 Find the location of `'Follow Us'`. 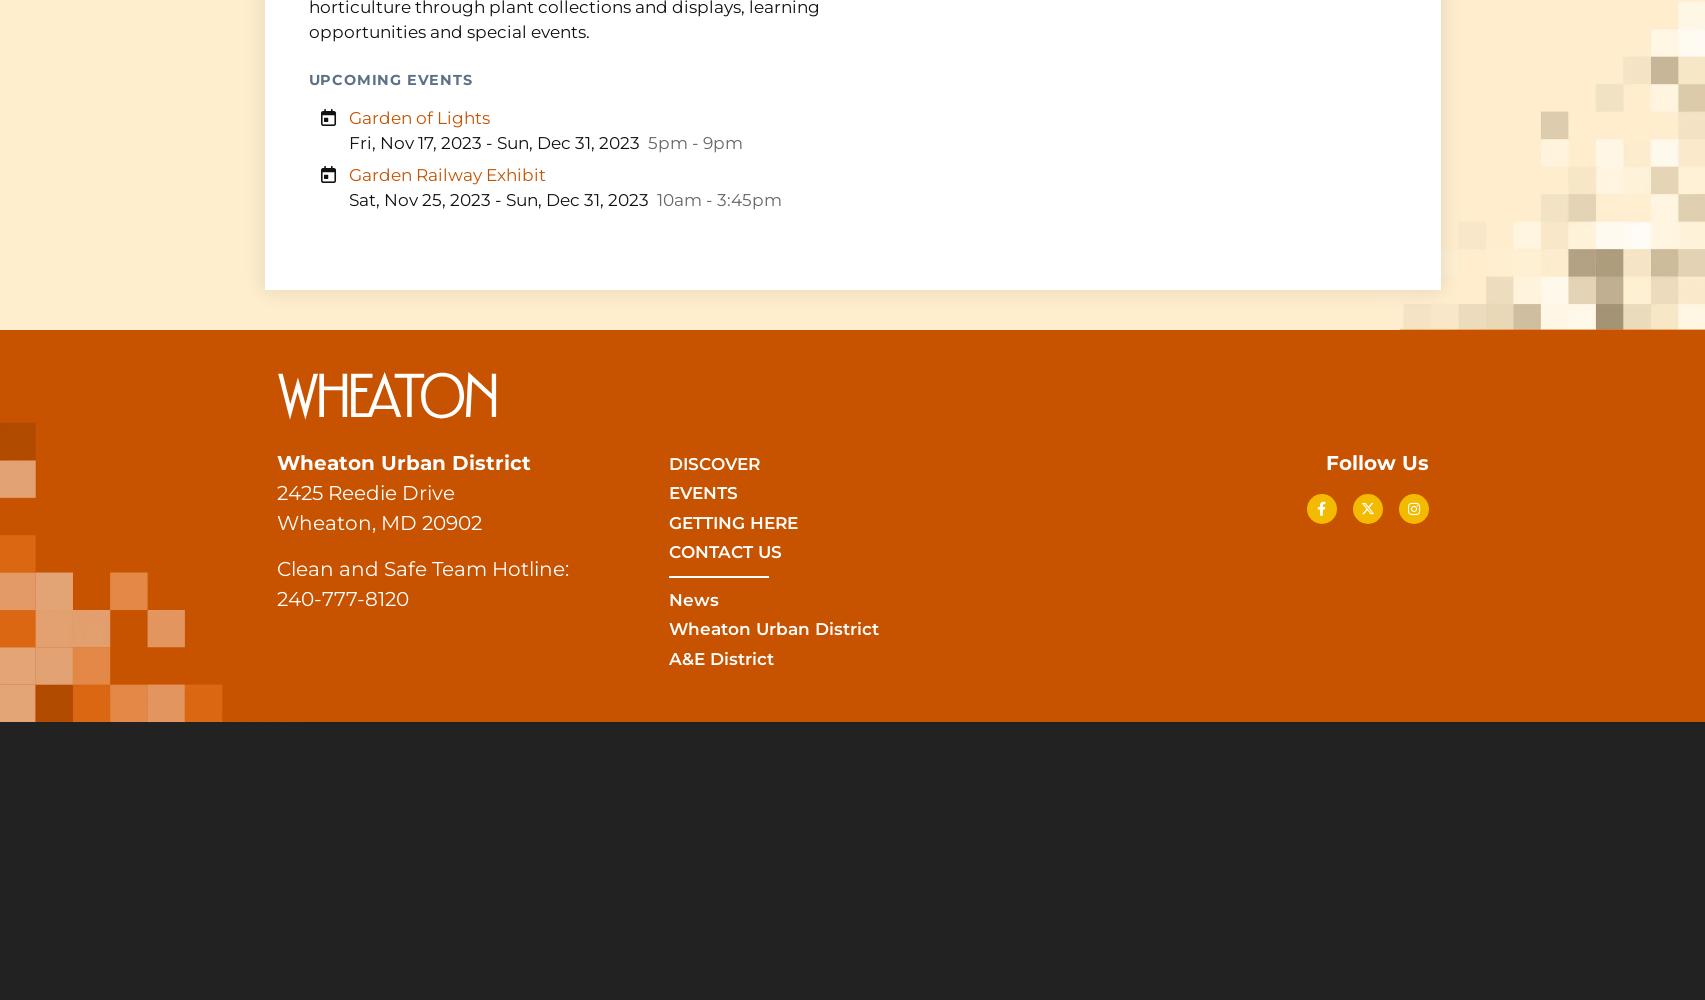

'Follow Us' is located at coordinates (1324, 461).